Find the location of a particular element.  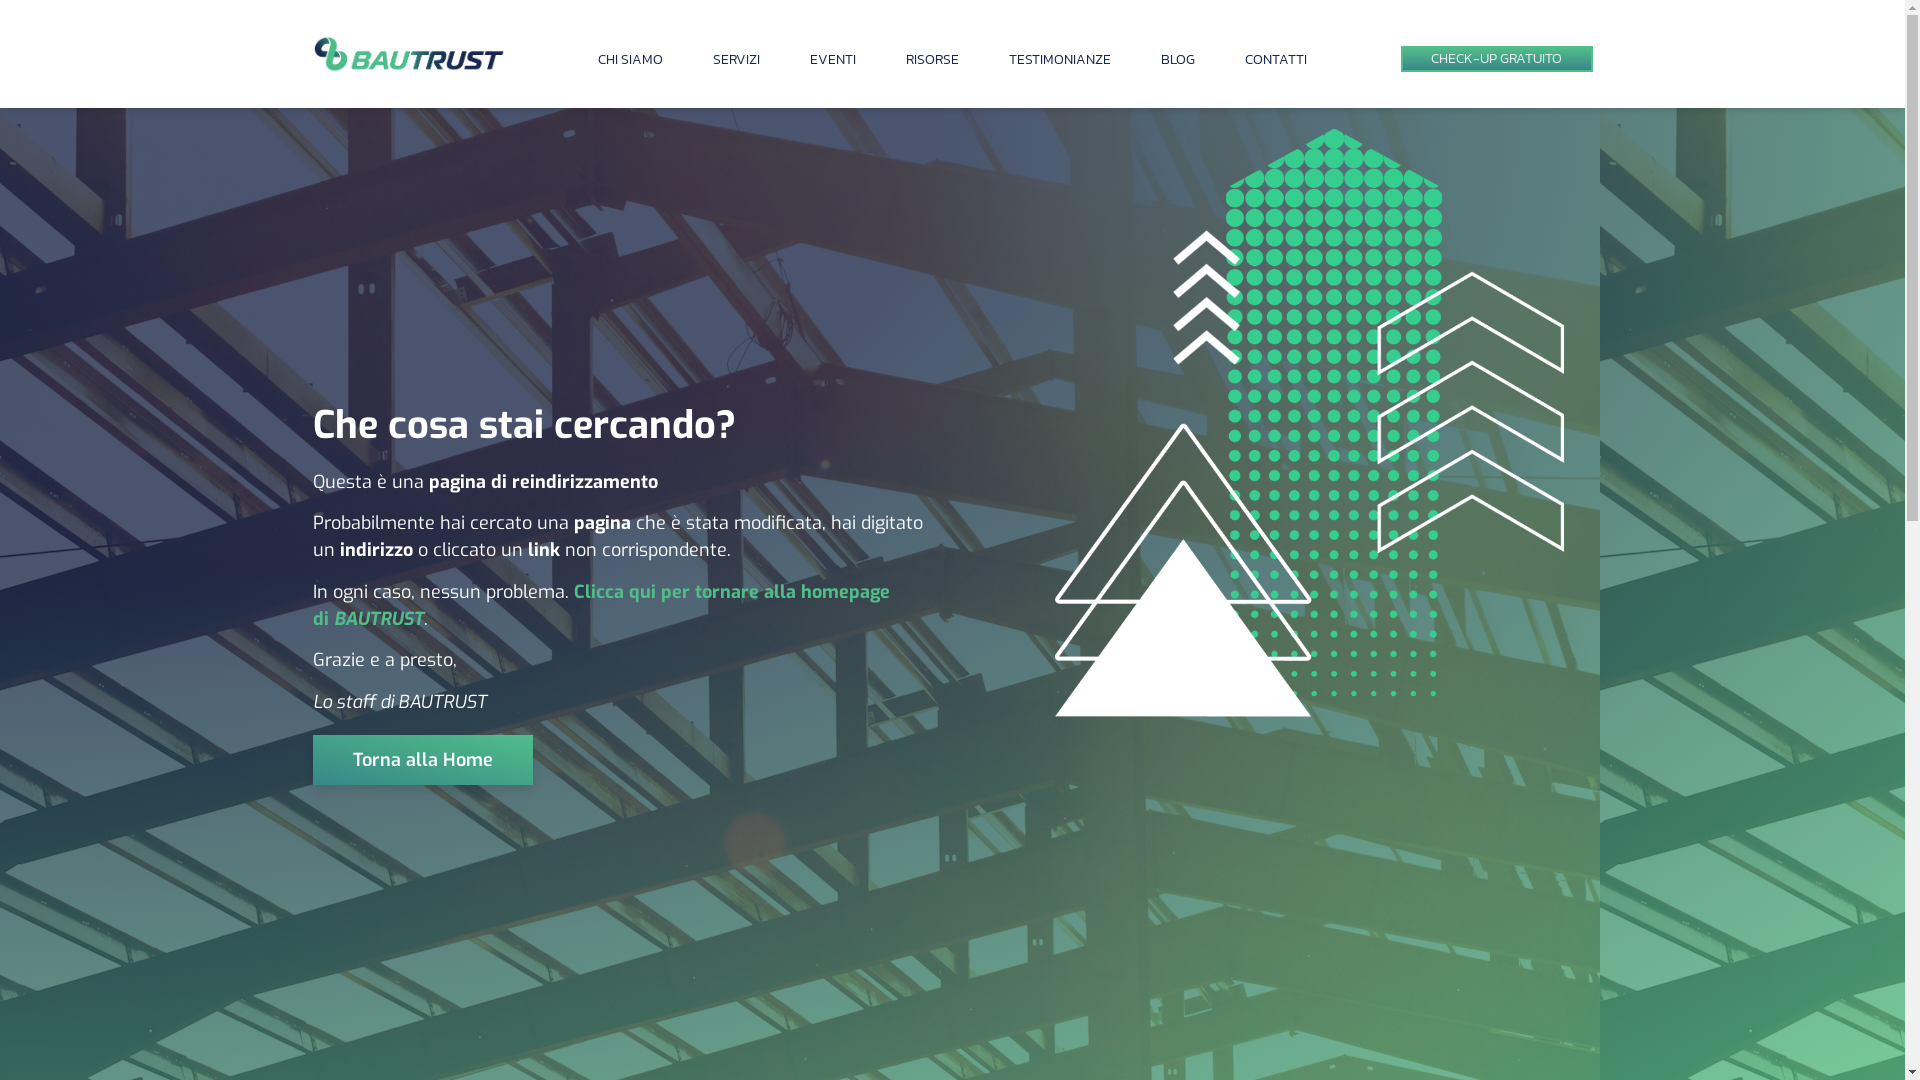

'CONTATTI' is located at coordinates (1275, 59).